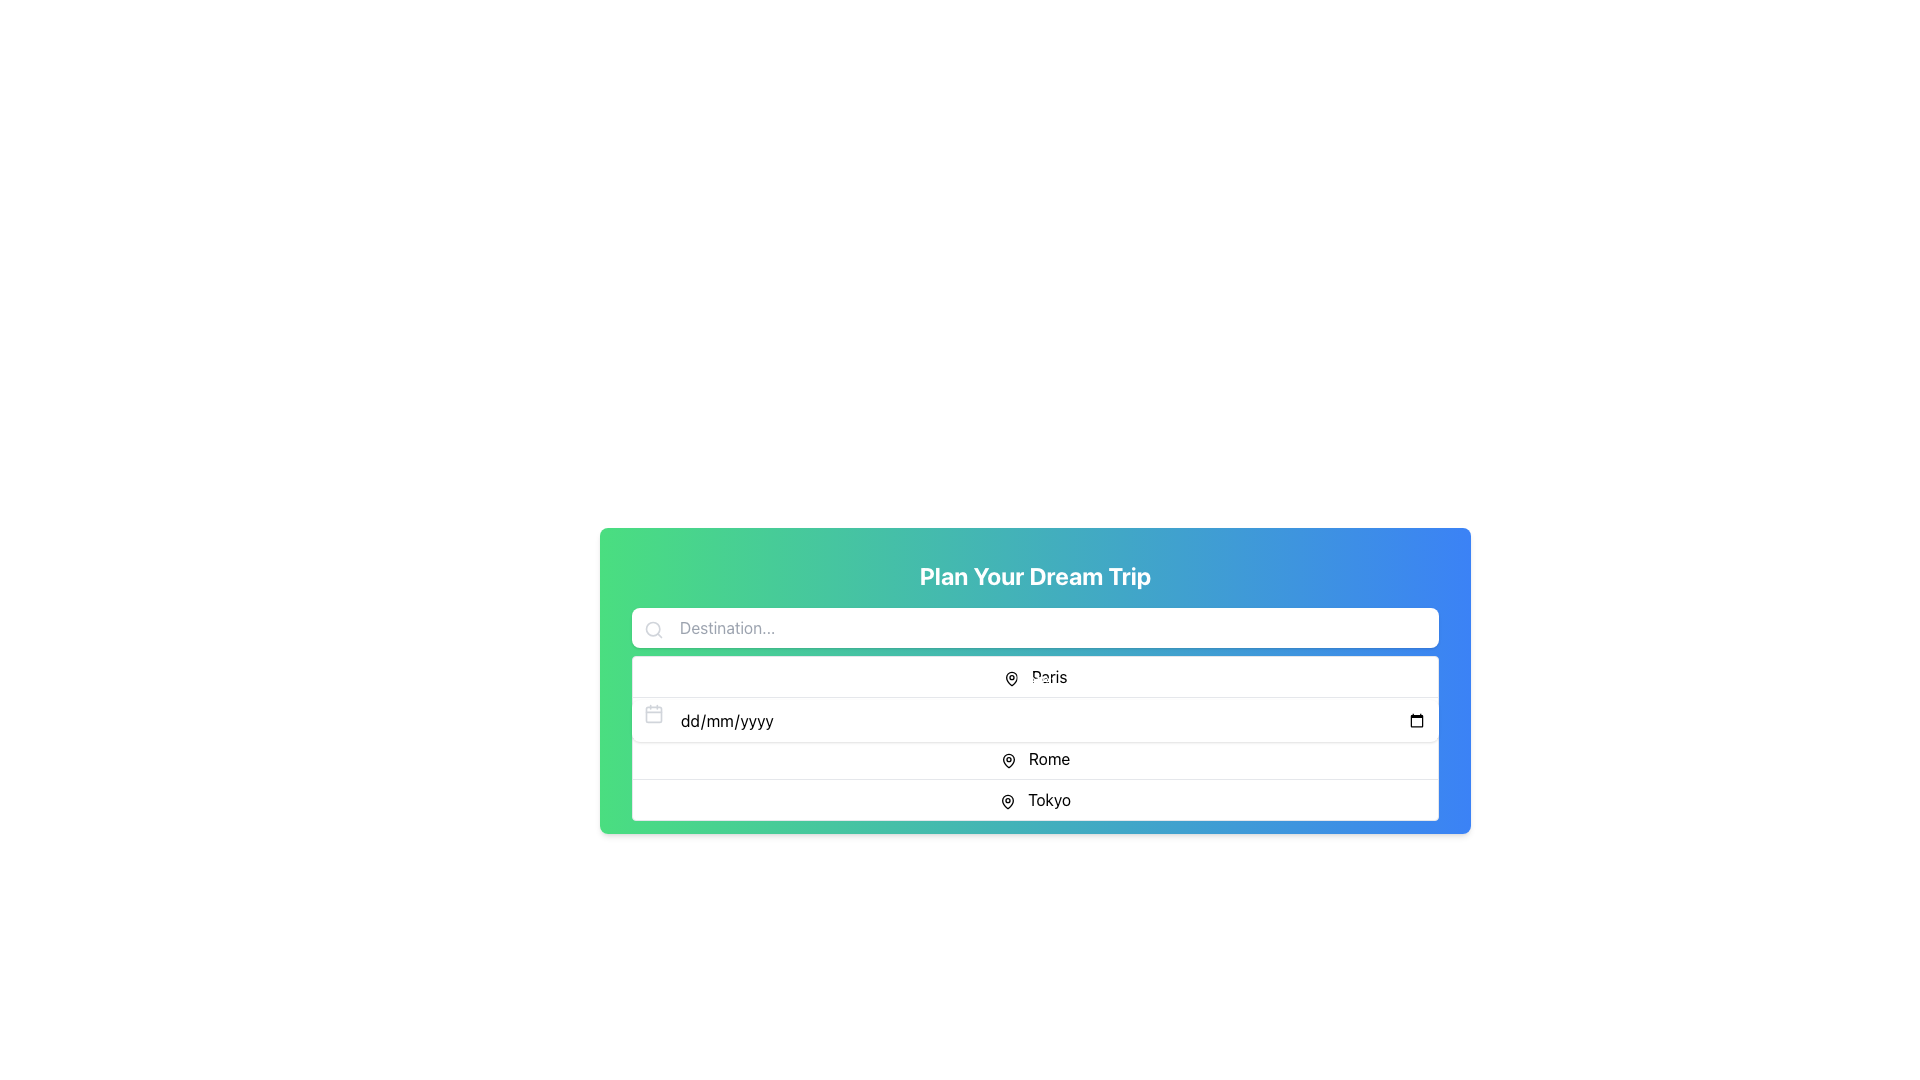 The height and width of the screenshot is (1080, 1920). What do you see at coordinates (1008, 760) in the screenshot?
I see `the pin icon located to the left of the 'Rome' label, which is the second line item in the list of options` at bounding box center [1008, 760].